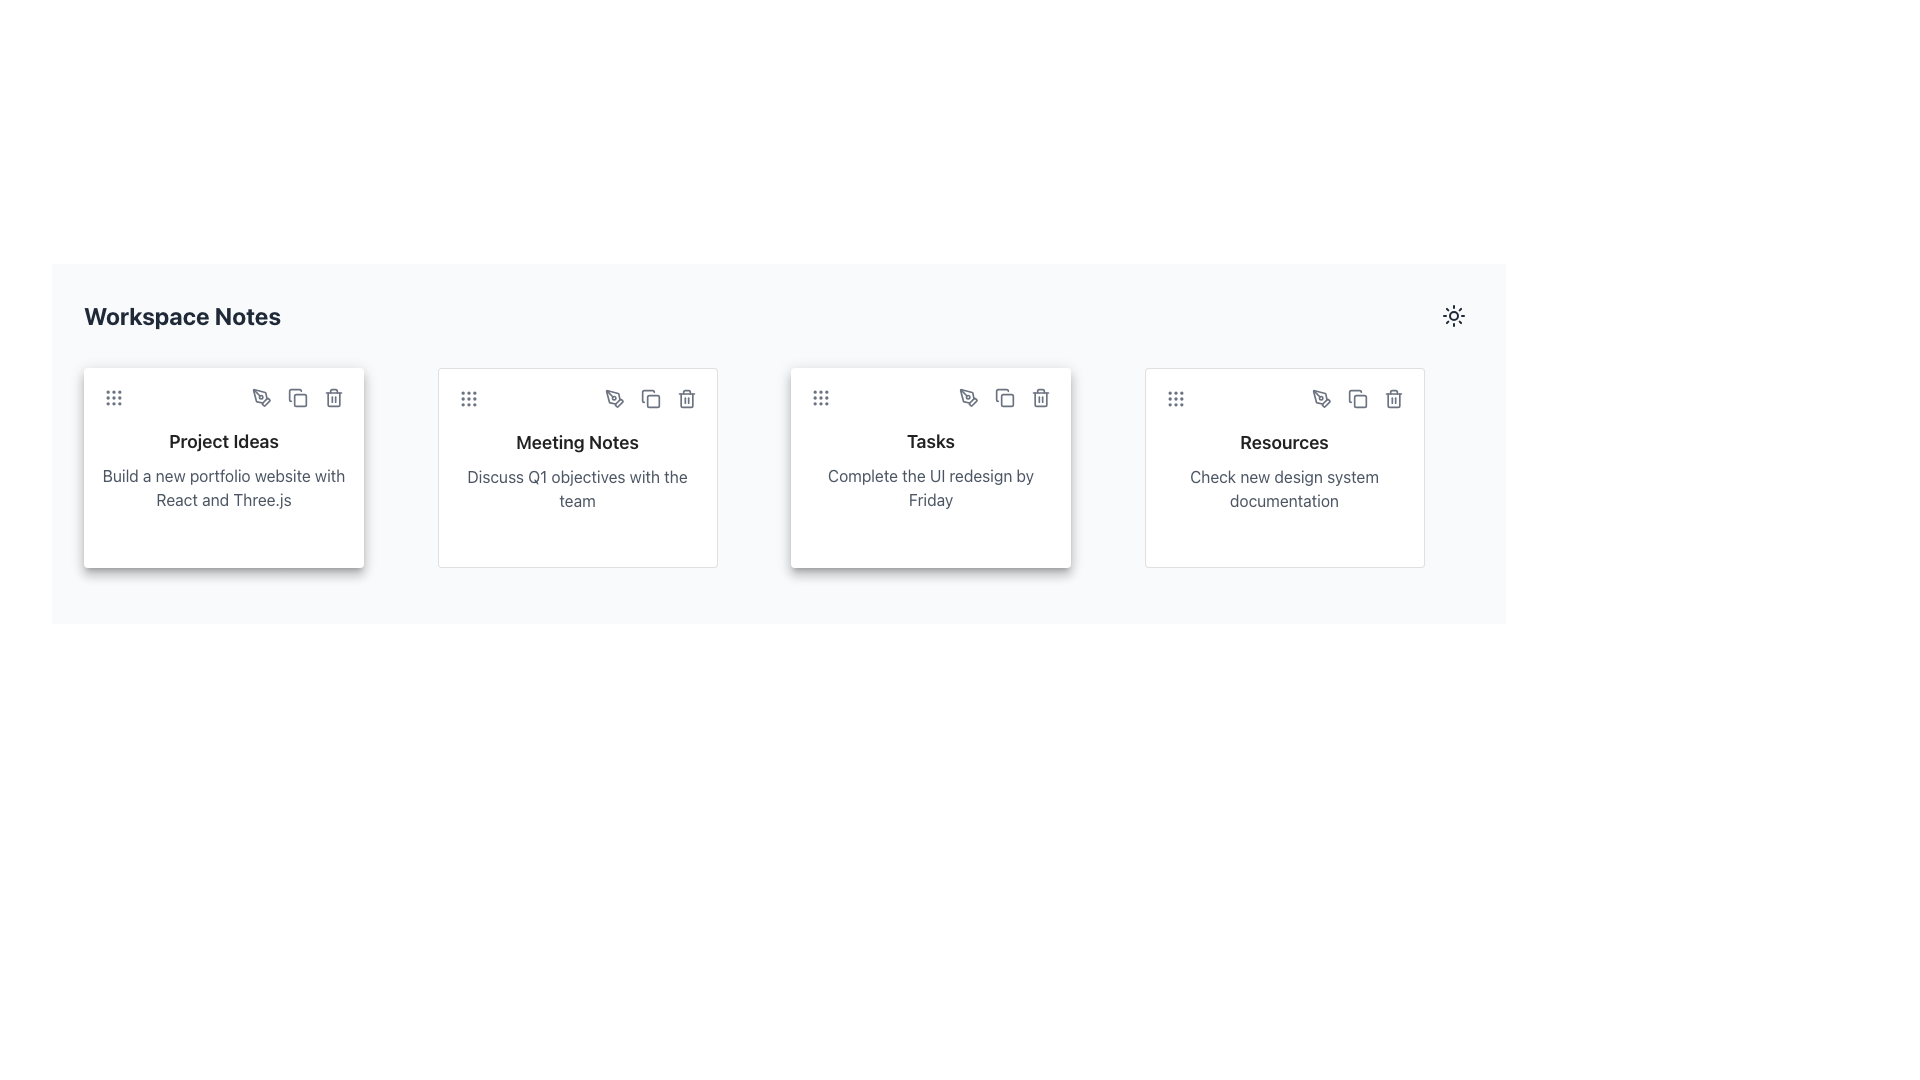  Describe the element at coordinates (467, 398) in the screenshot. I see `the drag handle located at the top-left corner of the 'Meeting Notes' card to focus on it` at that location.